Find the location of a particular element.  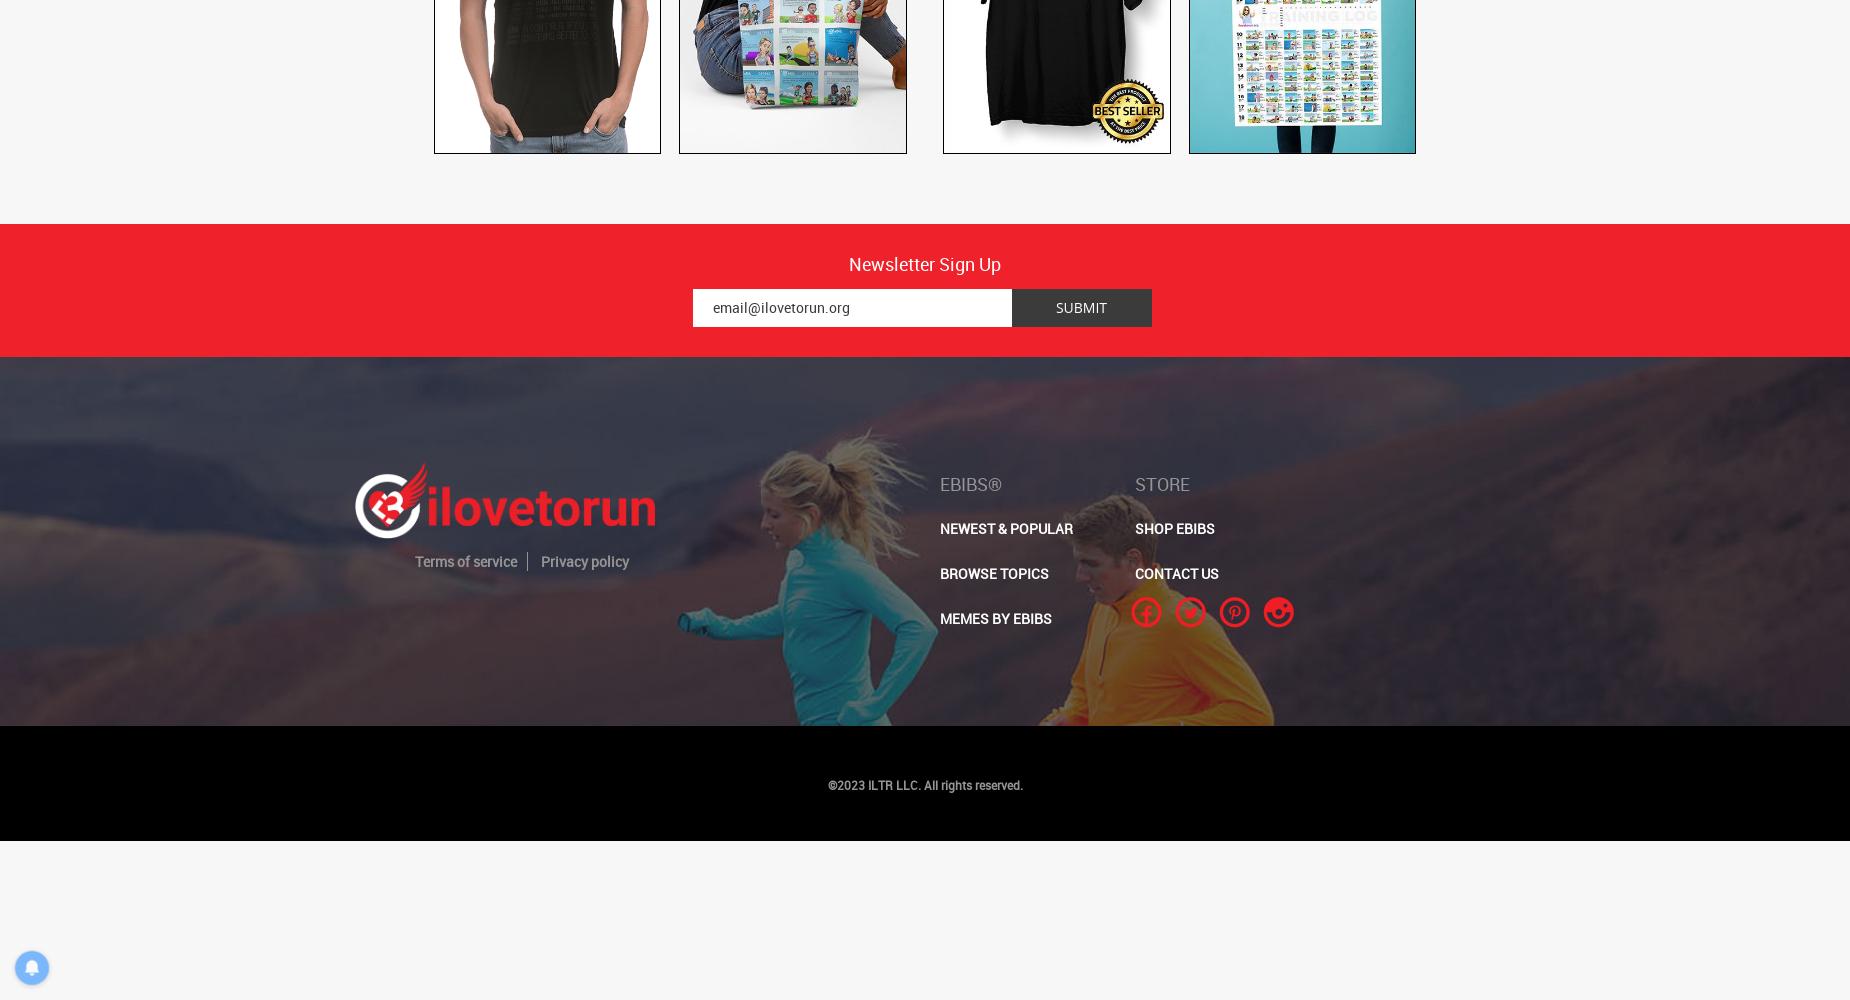

'©2023 ILTR LLC. All rights reserved.' is located at coordinates (826, 785).